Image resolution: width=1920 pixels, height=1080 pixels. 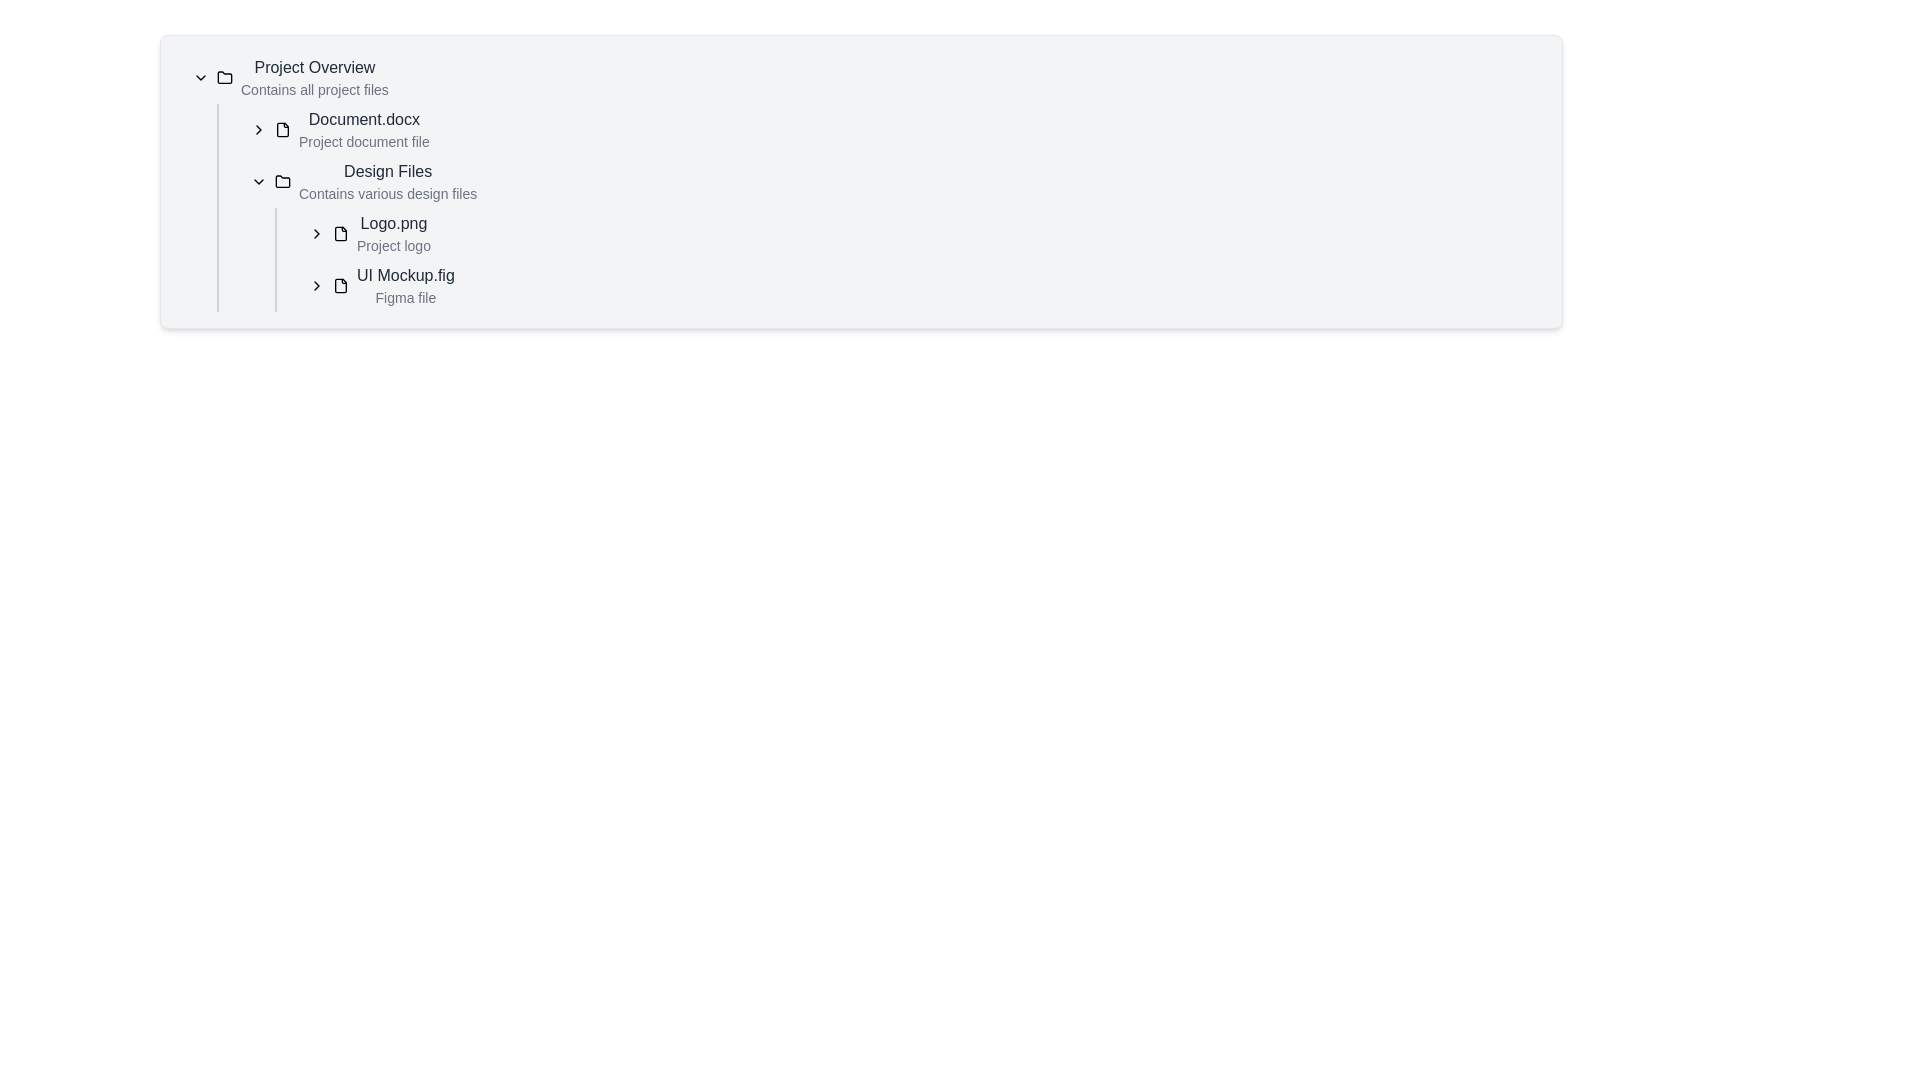 I want to click on the folder icon that represents the 'Project Overview' section, located at the top left corner of the section, between a downward chevron icon and a textual label, so click(x=225, y=76).